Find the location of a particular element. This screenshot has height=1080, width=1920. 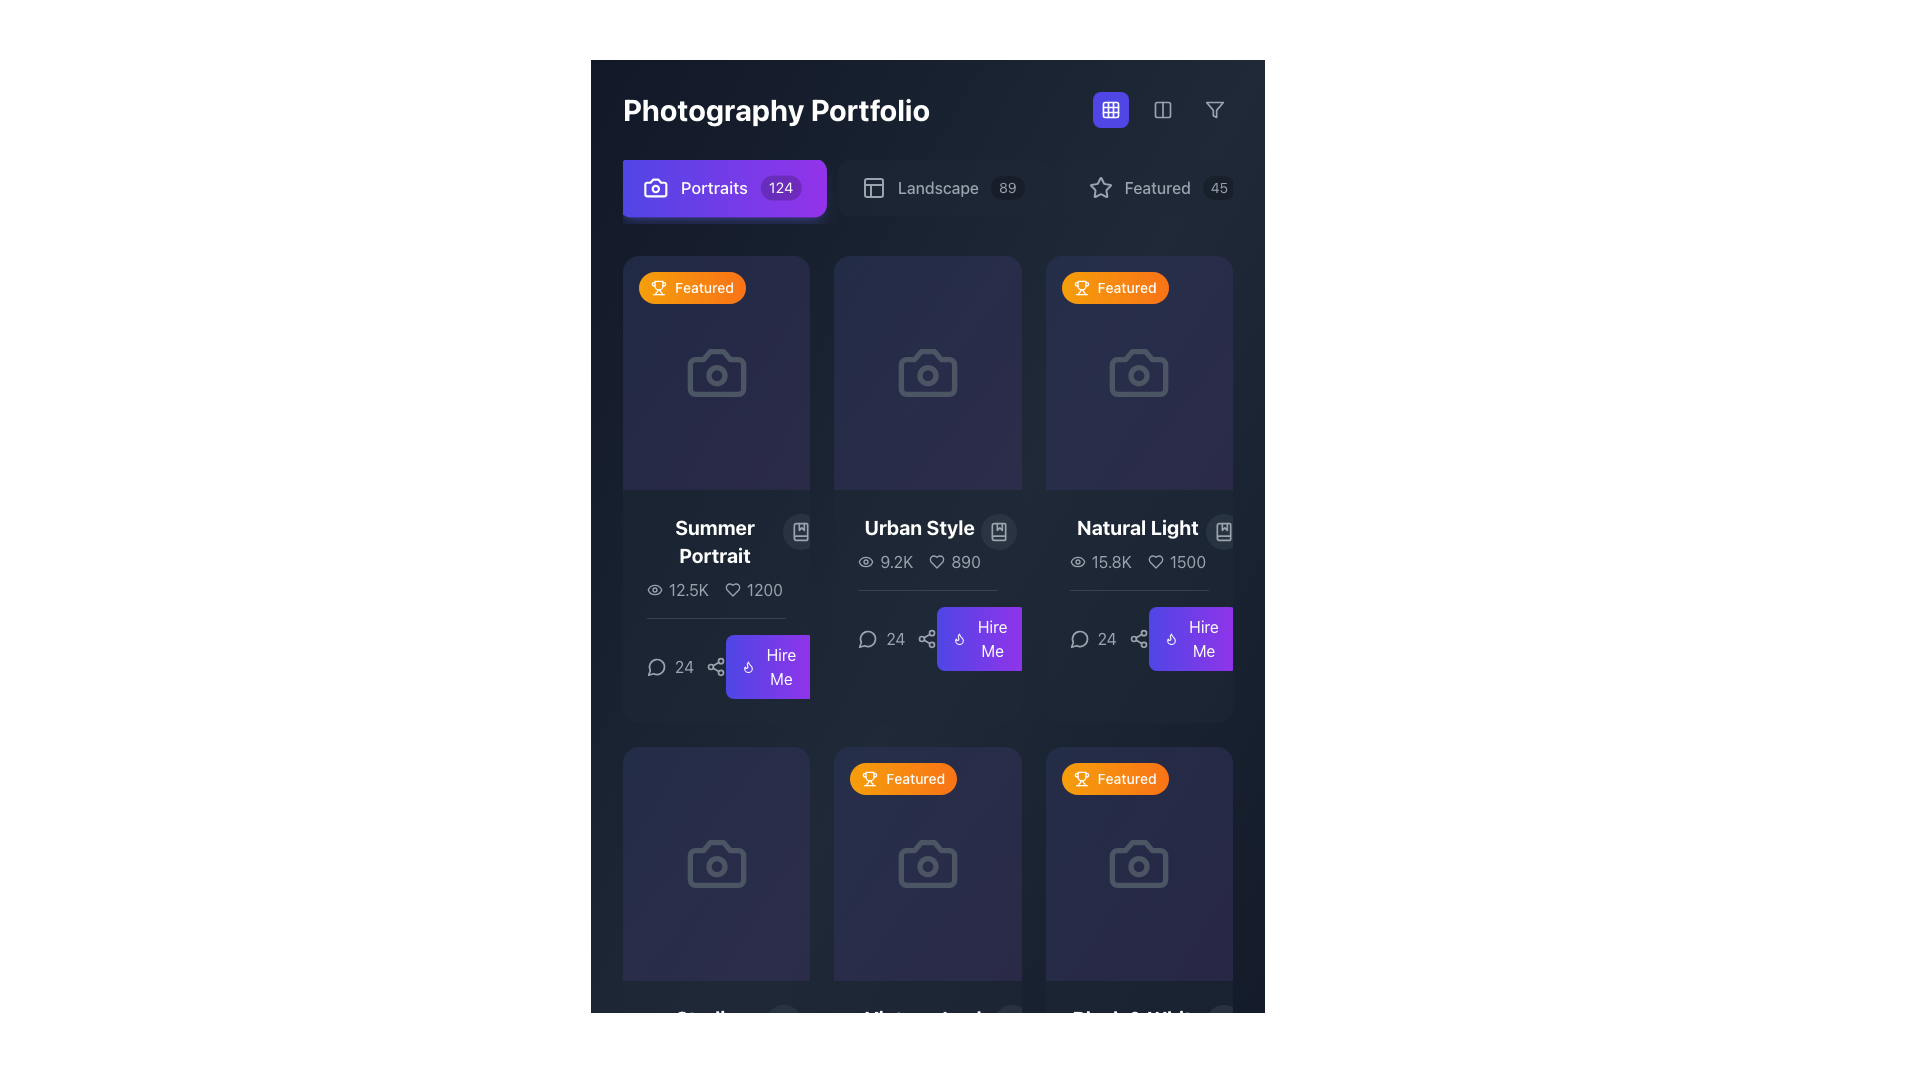

number displayed on the label or badge located to the right of the 'Portraits' button in the toolbar is located at coordinates (780, 188).